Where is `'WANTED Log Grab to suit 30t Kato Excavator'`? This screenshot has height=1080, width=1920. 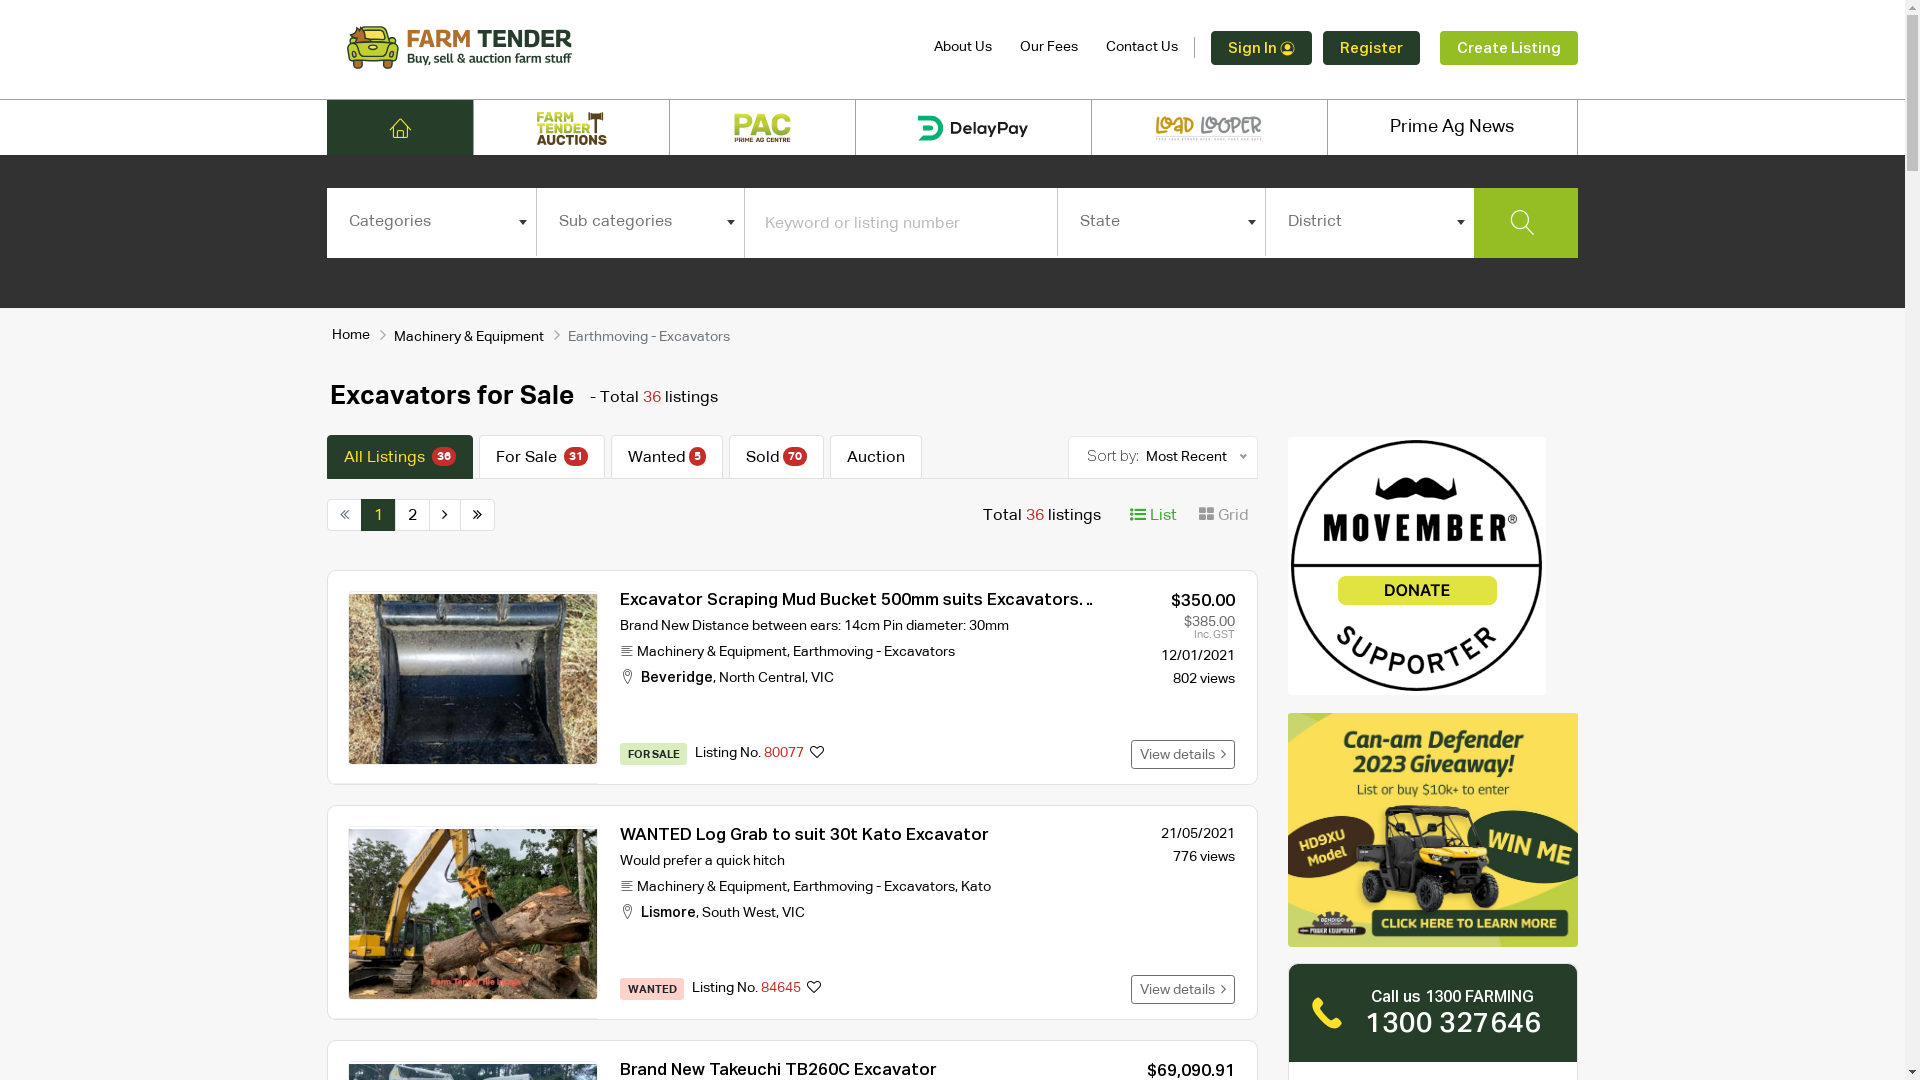
'WANTED Log Grab to suit 30t Kato Excavator' is located at coordinates (804, 835).